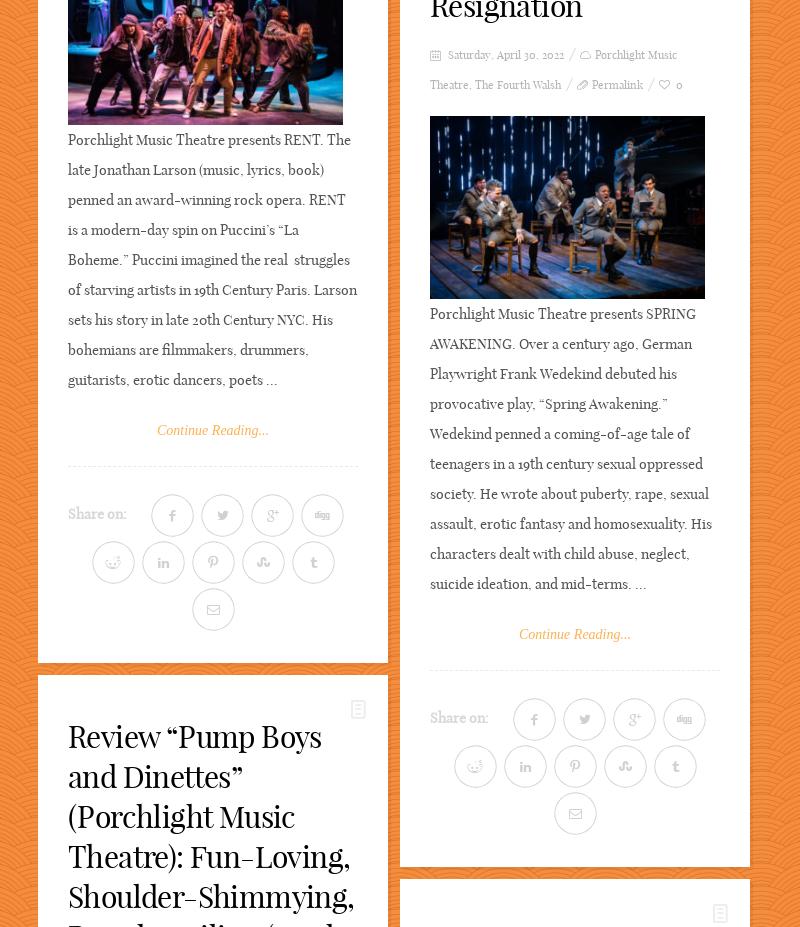 This screenshot has height=927, width=800. What do you see at coordinates (553, 69) in the screenshot?
I see `'Porchlight Music Theatre'` at bounding box center [553, 69].